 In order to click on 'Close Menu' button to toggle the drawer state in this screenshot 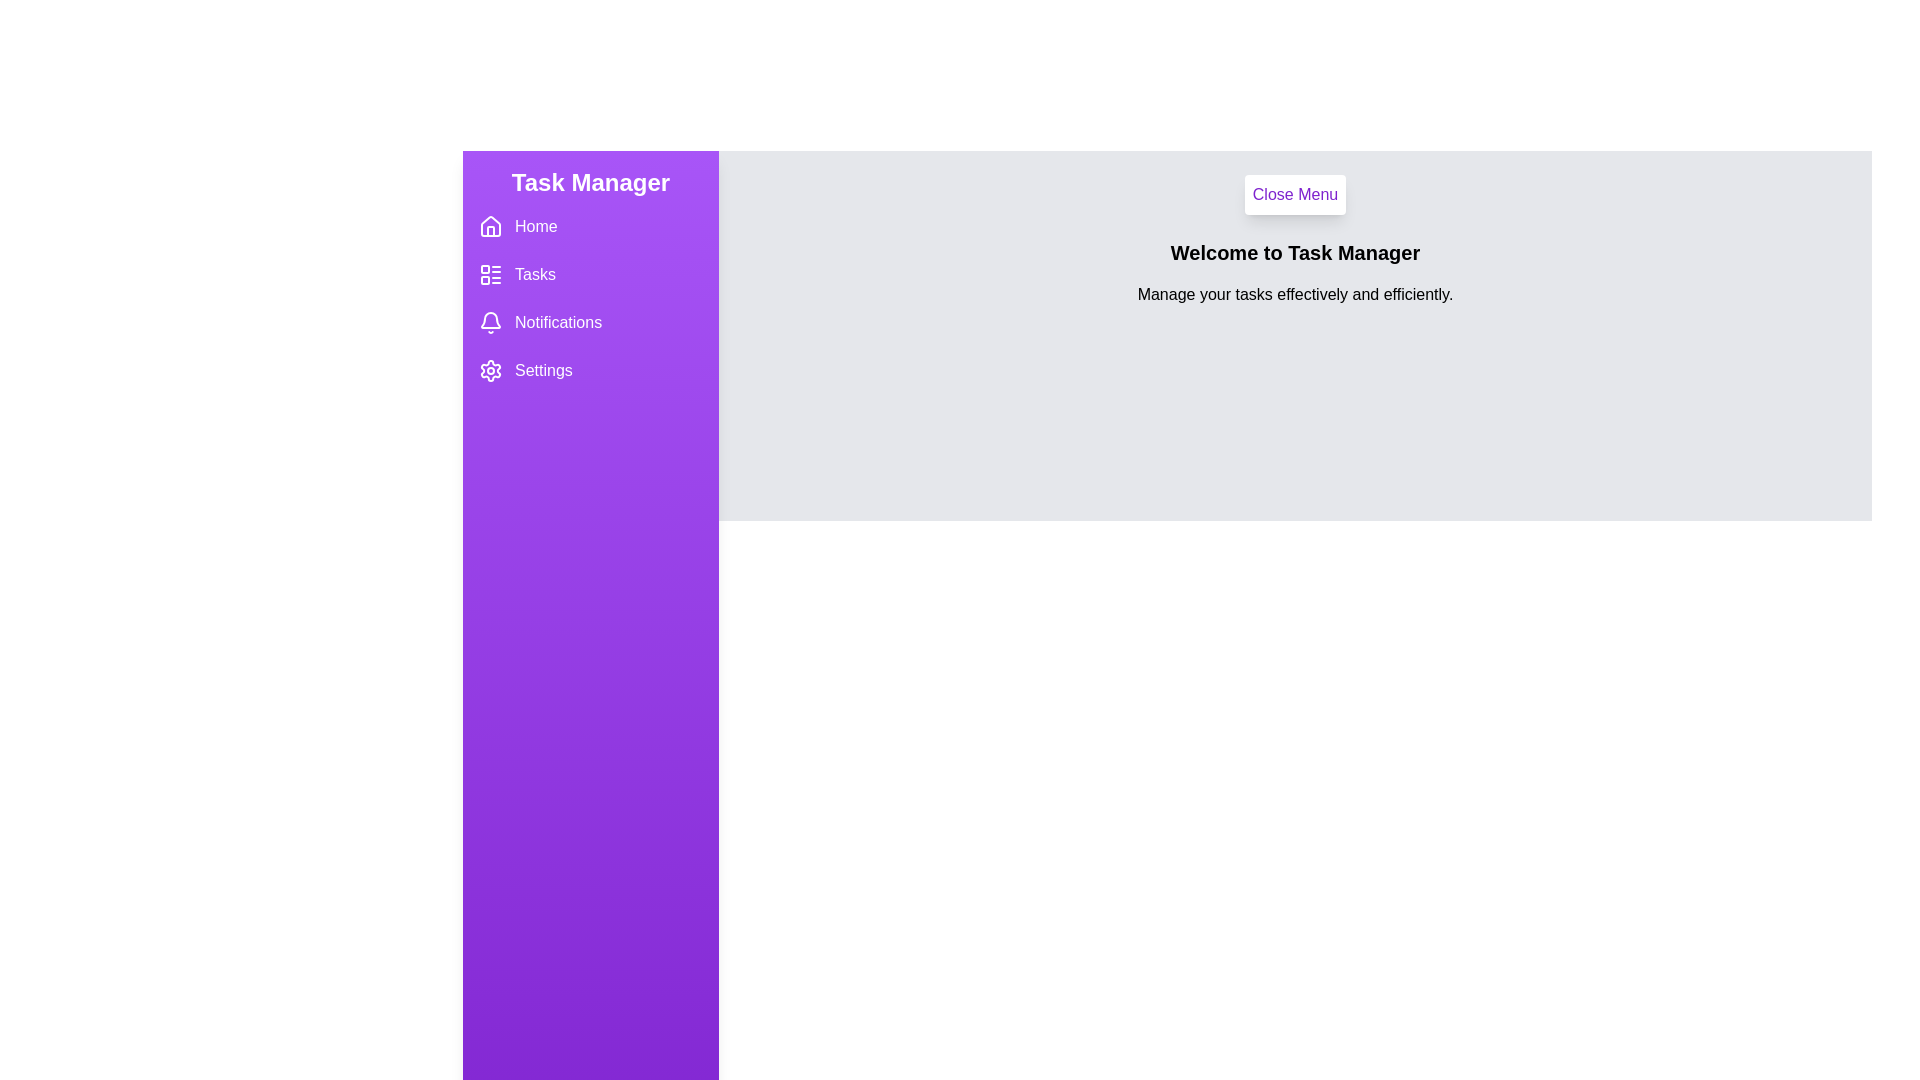, I will do `click(1295, 195)`.